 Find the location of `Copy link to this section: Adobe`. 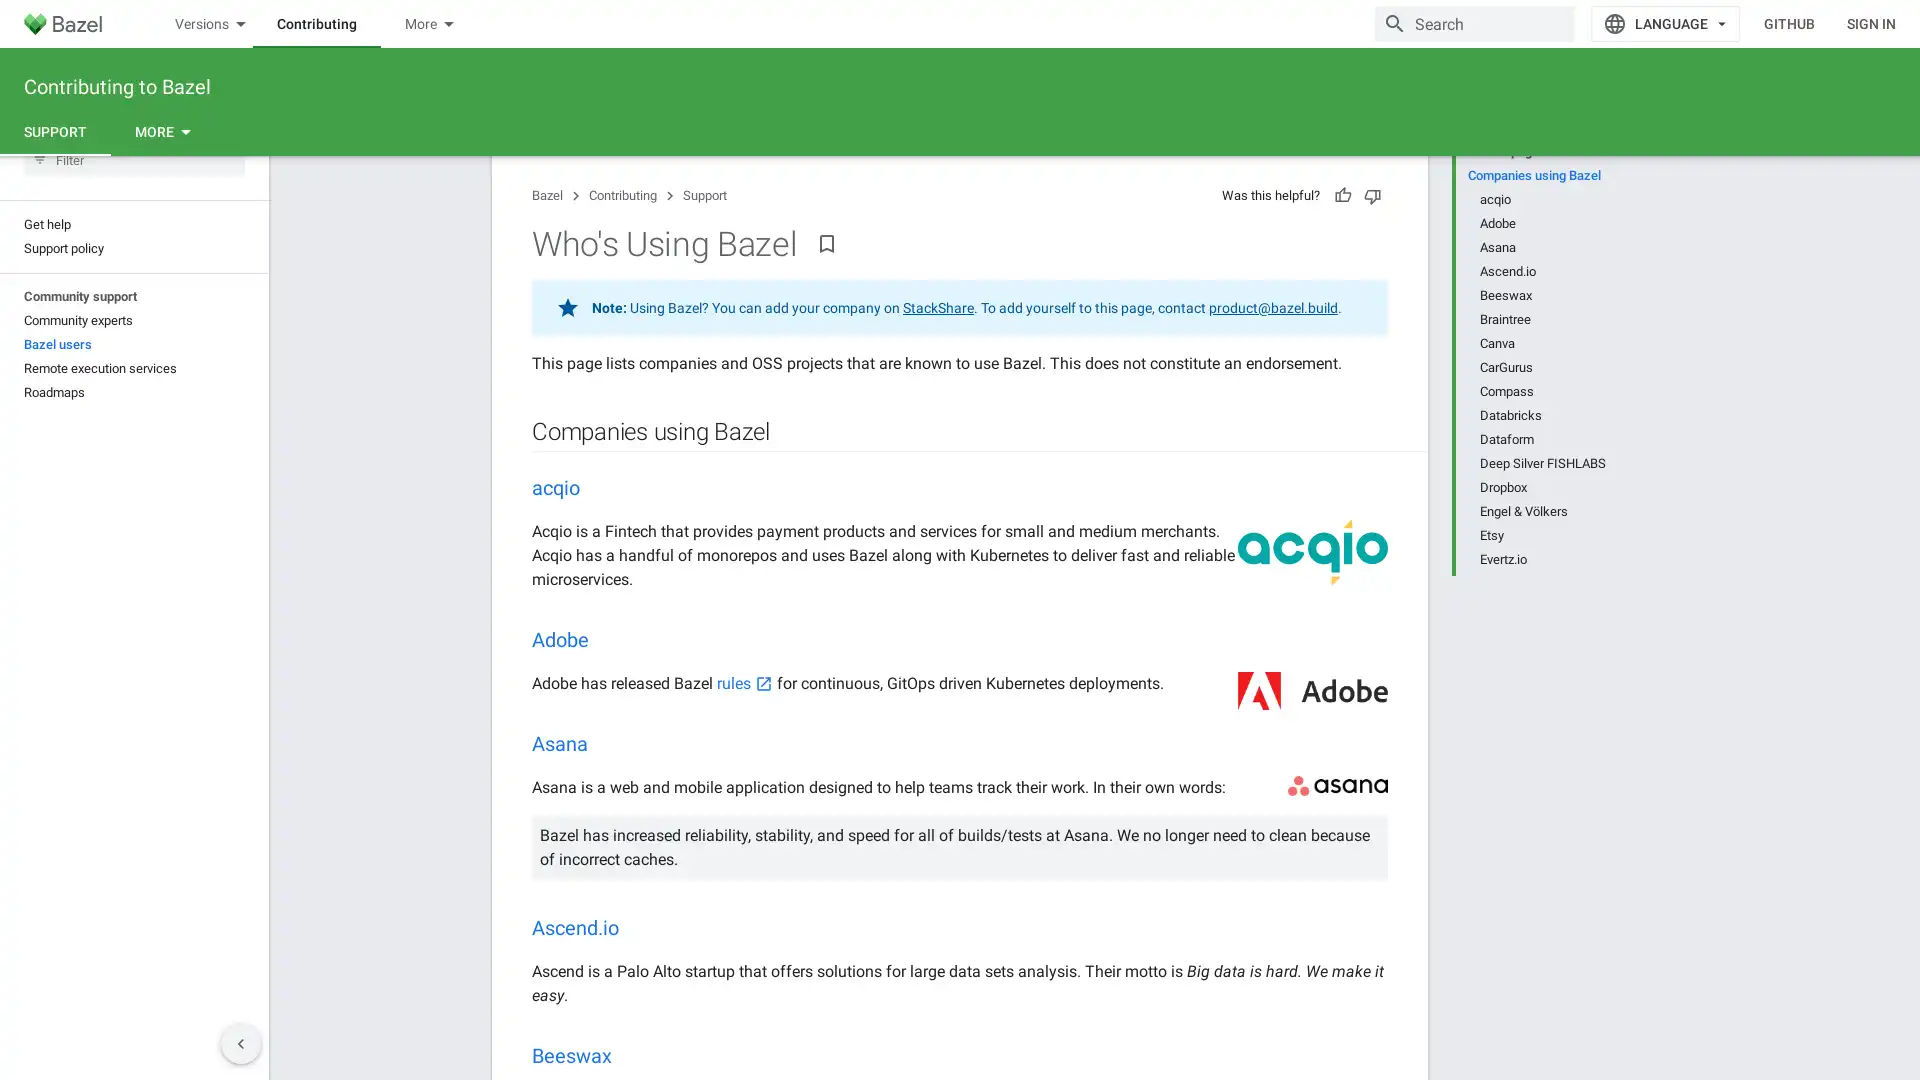

Copy link to this section: Adobe is located at coordinates (608, 676).